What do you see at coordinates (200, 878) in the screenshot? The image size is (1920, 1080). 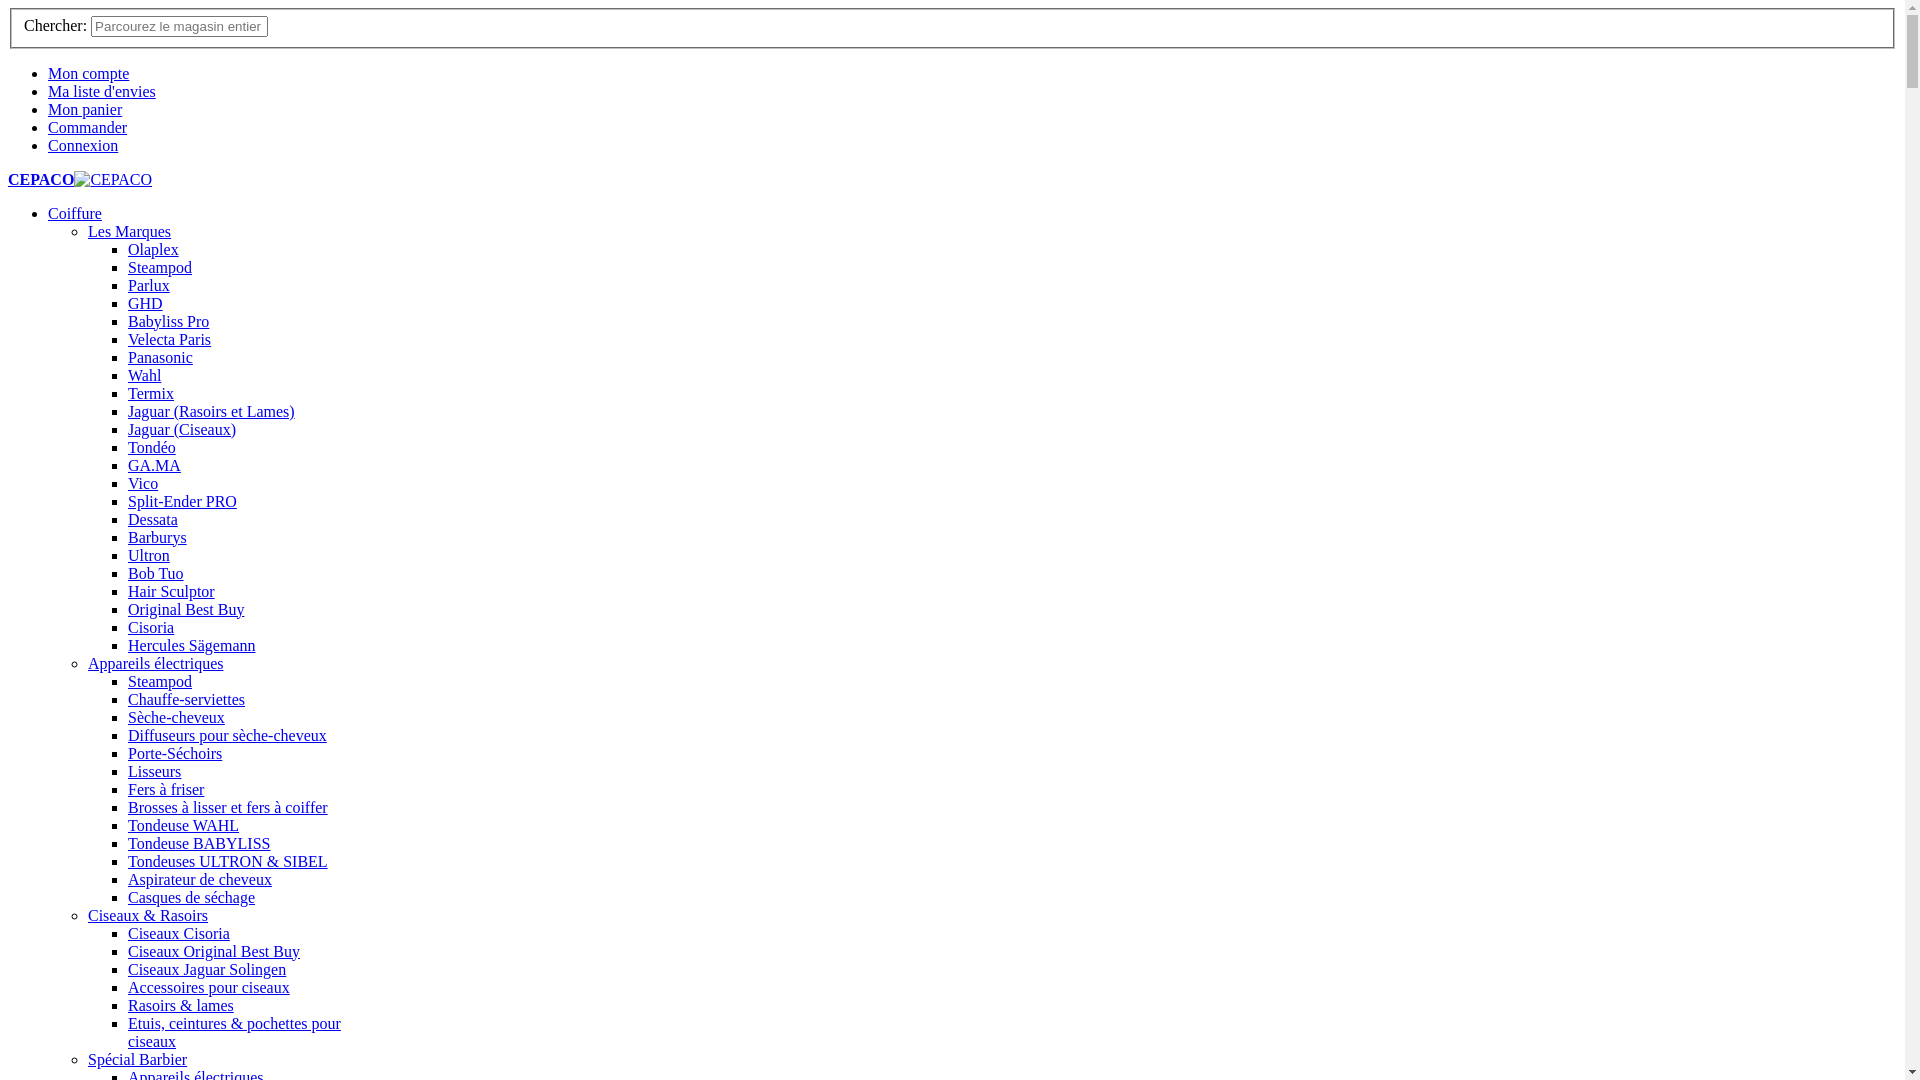 I see `'Aspirateur de cheveux'` at bounding box center [200, 878].